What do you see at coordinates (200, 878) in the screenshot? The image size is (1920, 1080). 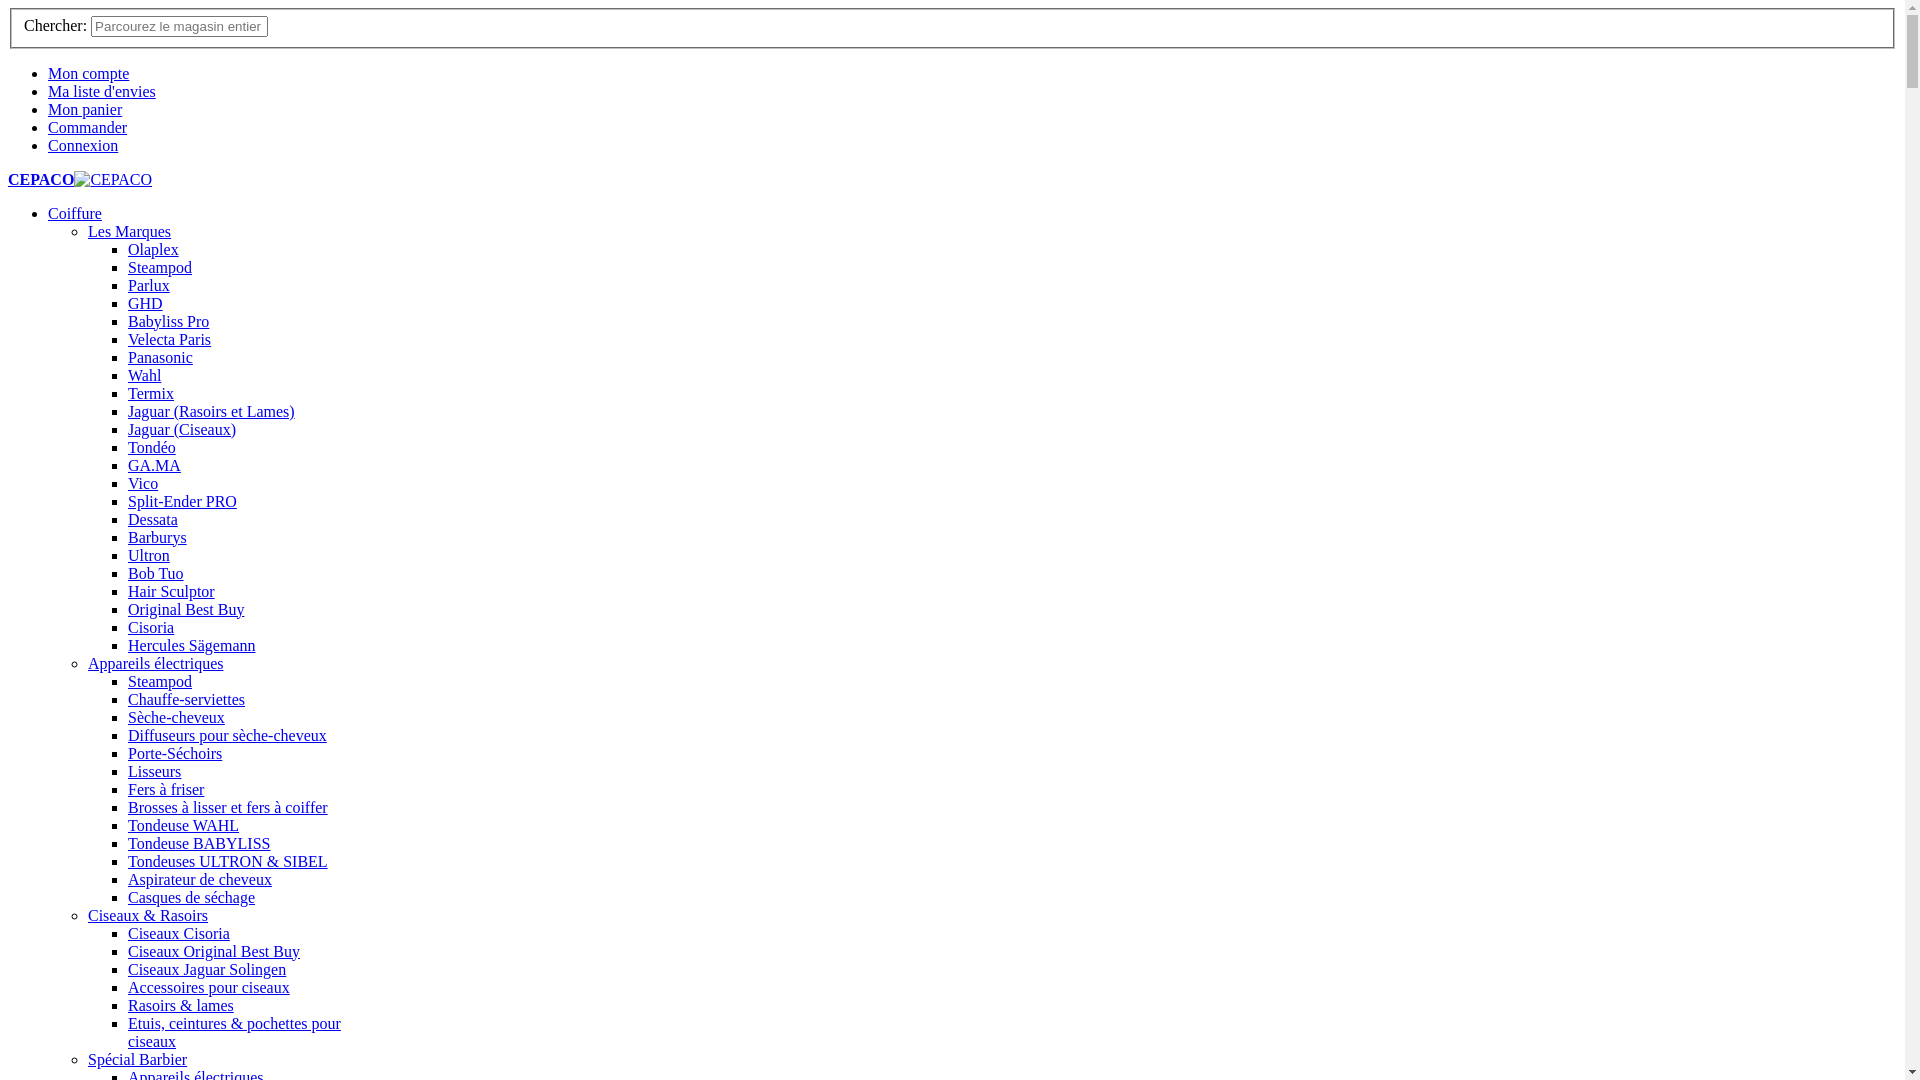 I see `'Aspirateur de cheveux'` at bounding box center [200, 878].